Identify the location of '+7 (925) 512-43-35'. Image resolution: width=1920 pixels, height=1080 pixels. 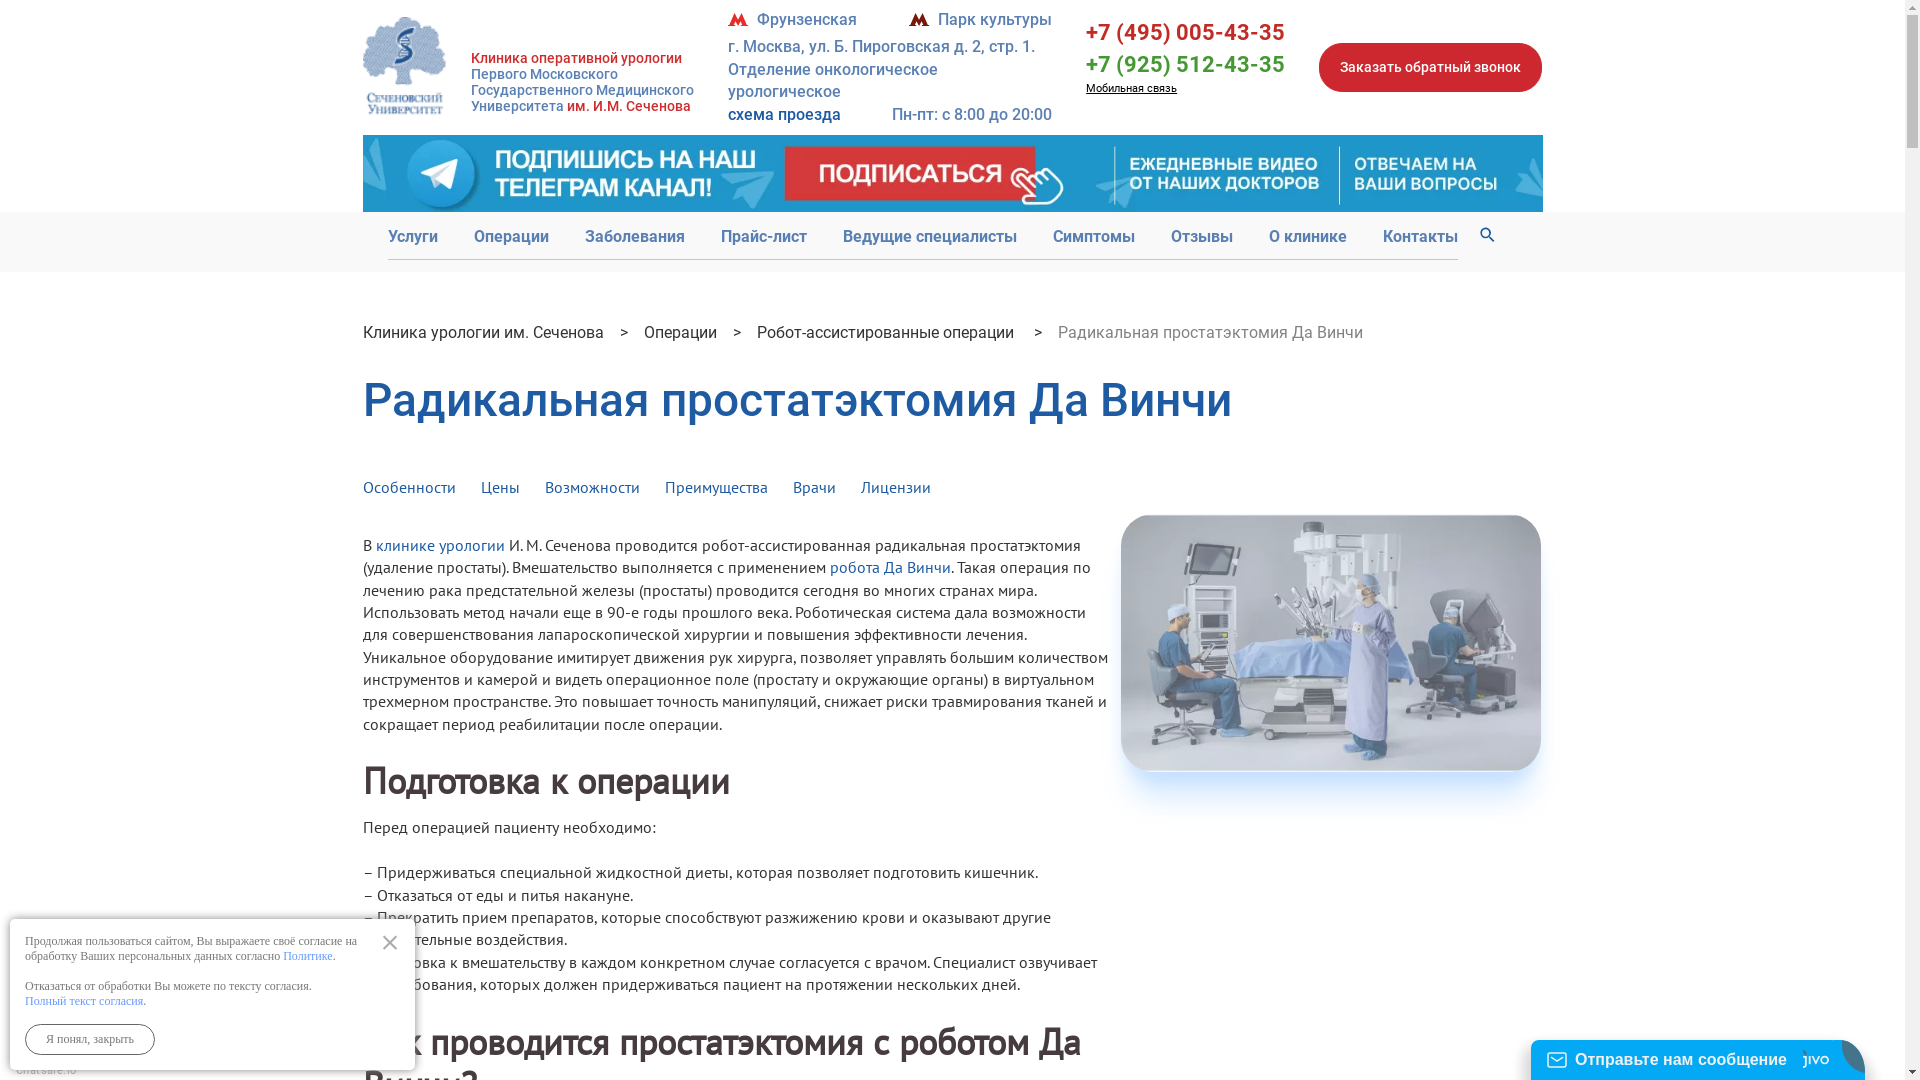
(1185, 63).